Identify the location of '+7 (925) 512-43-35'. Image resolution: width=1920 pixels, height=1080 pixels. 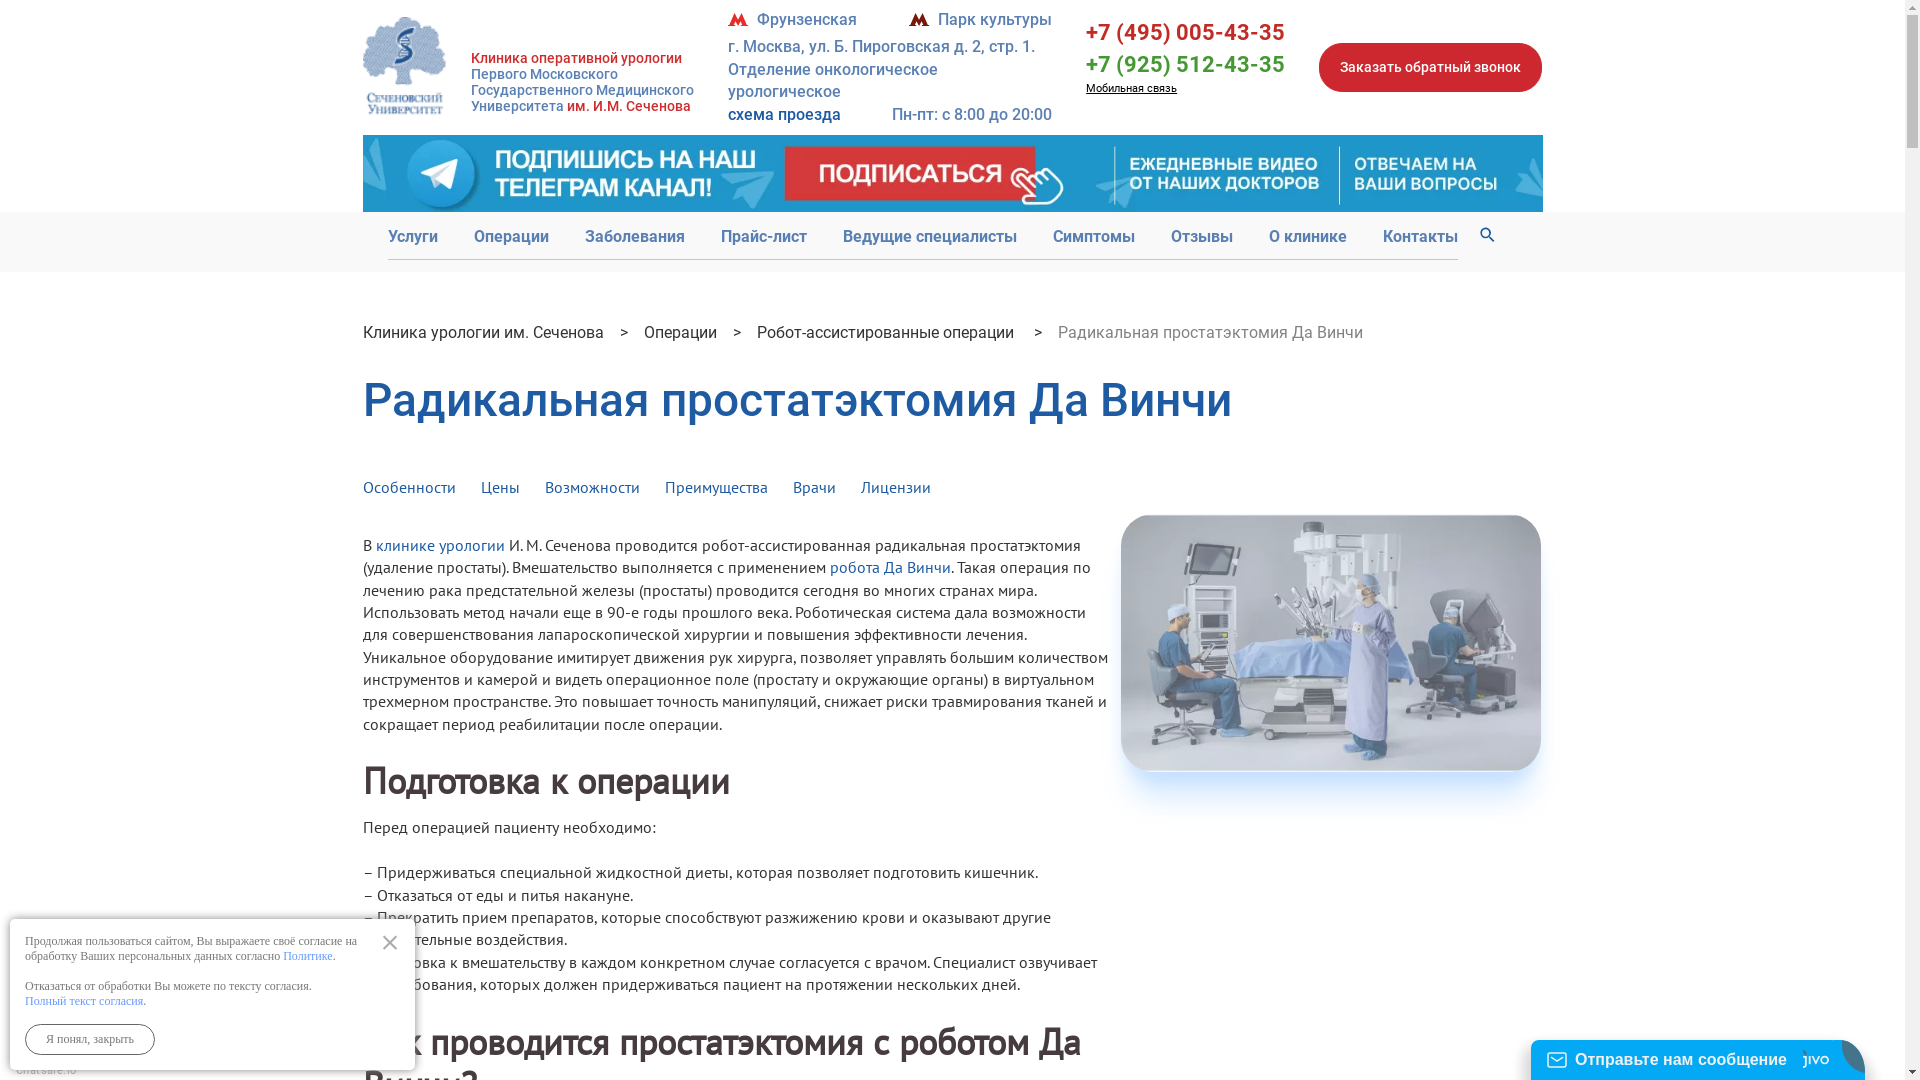
(1185, 63).